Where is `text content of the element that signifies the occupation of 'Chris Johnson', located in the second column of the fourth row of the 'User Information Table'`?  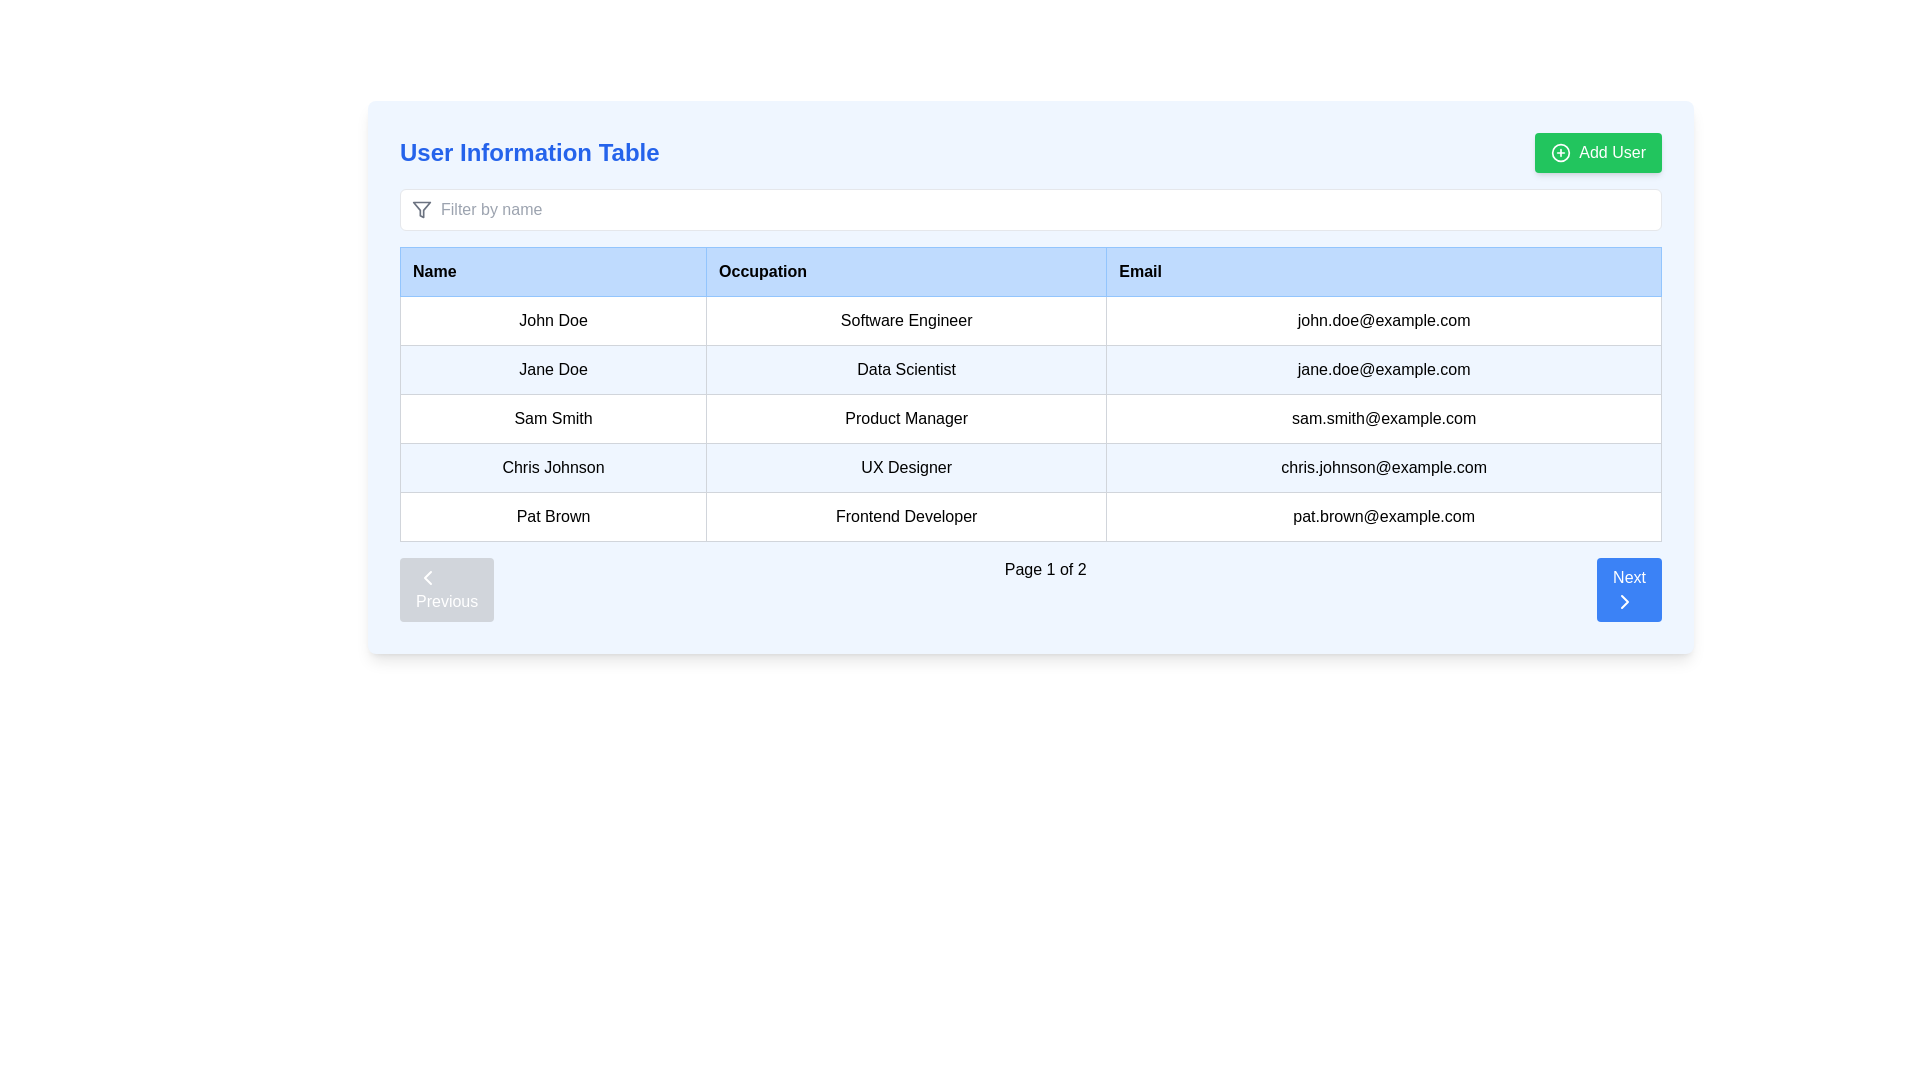
text content of the element that signifies the occupation of 'Chris Johnson', located in the second column of the fourth row of the 'User Information Table' is located at coordinates (905, 467).